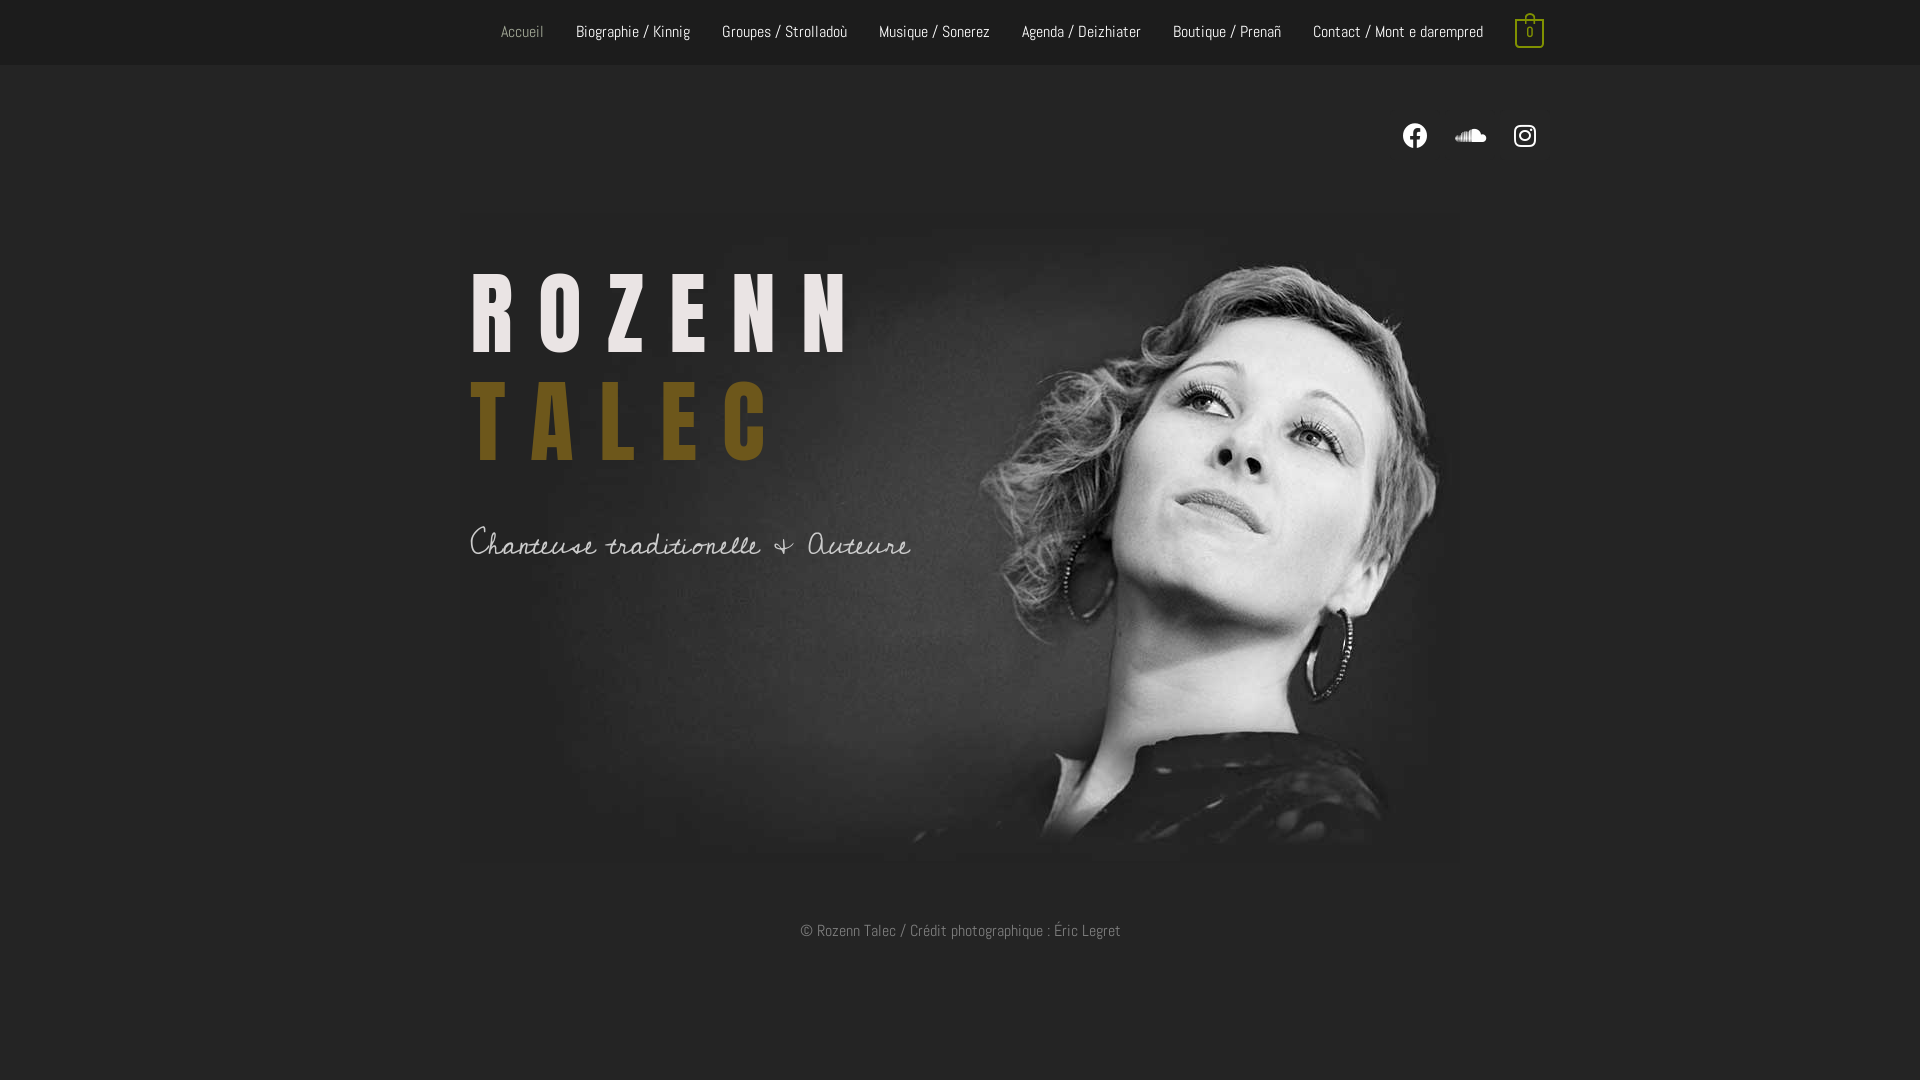 The height and width of the screenshot is (1080, 1920). Describe the element at coordinates (1080, 32) in the screenshot. I see `'Agenda / Deizhiater'` at that location.